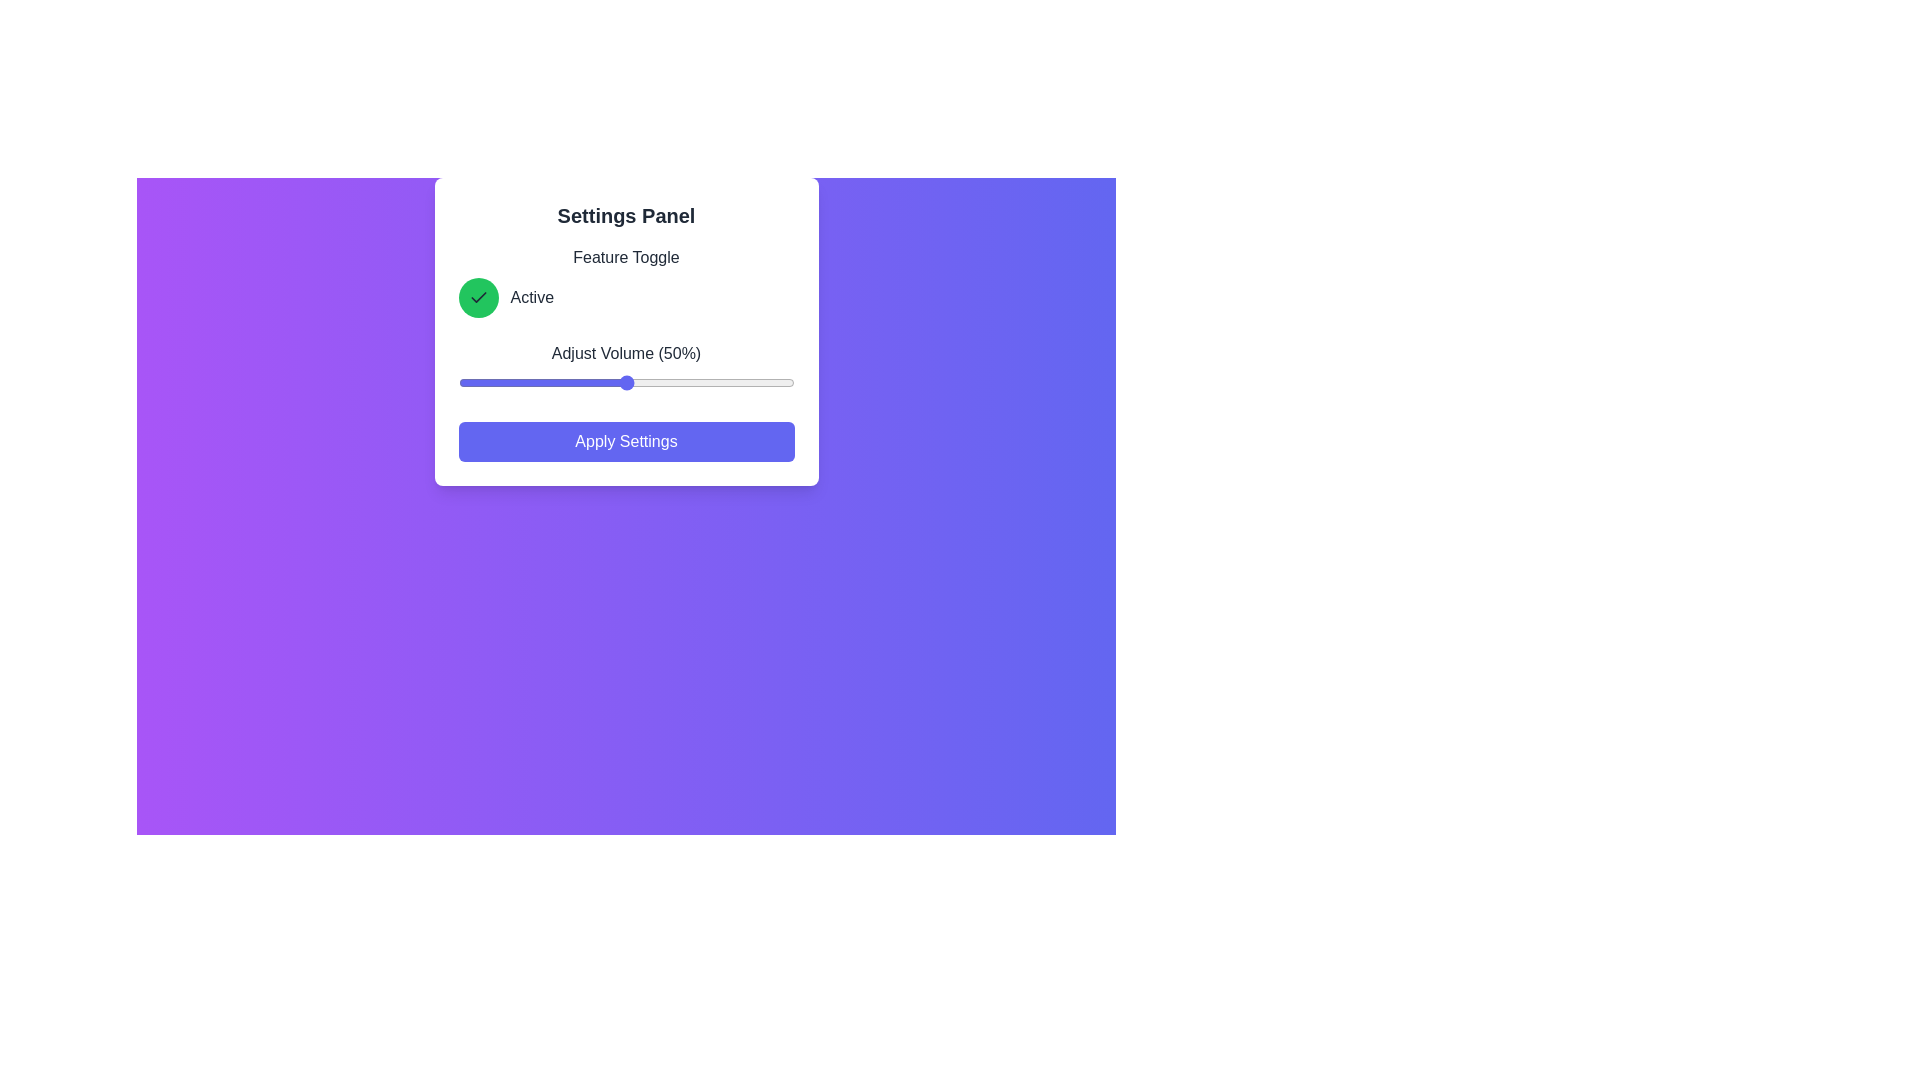 The height and width of the screenshot is (1080, 1920). I want to click on the green circular icon with a centered black checkmark symbol, part of the 'Active' toggle button, so click(477, 297).